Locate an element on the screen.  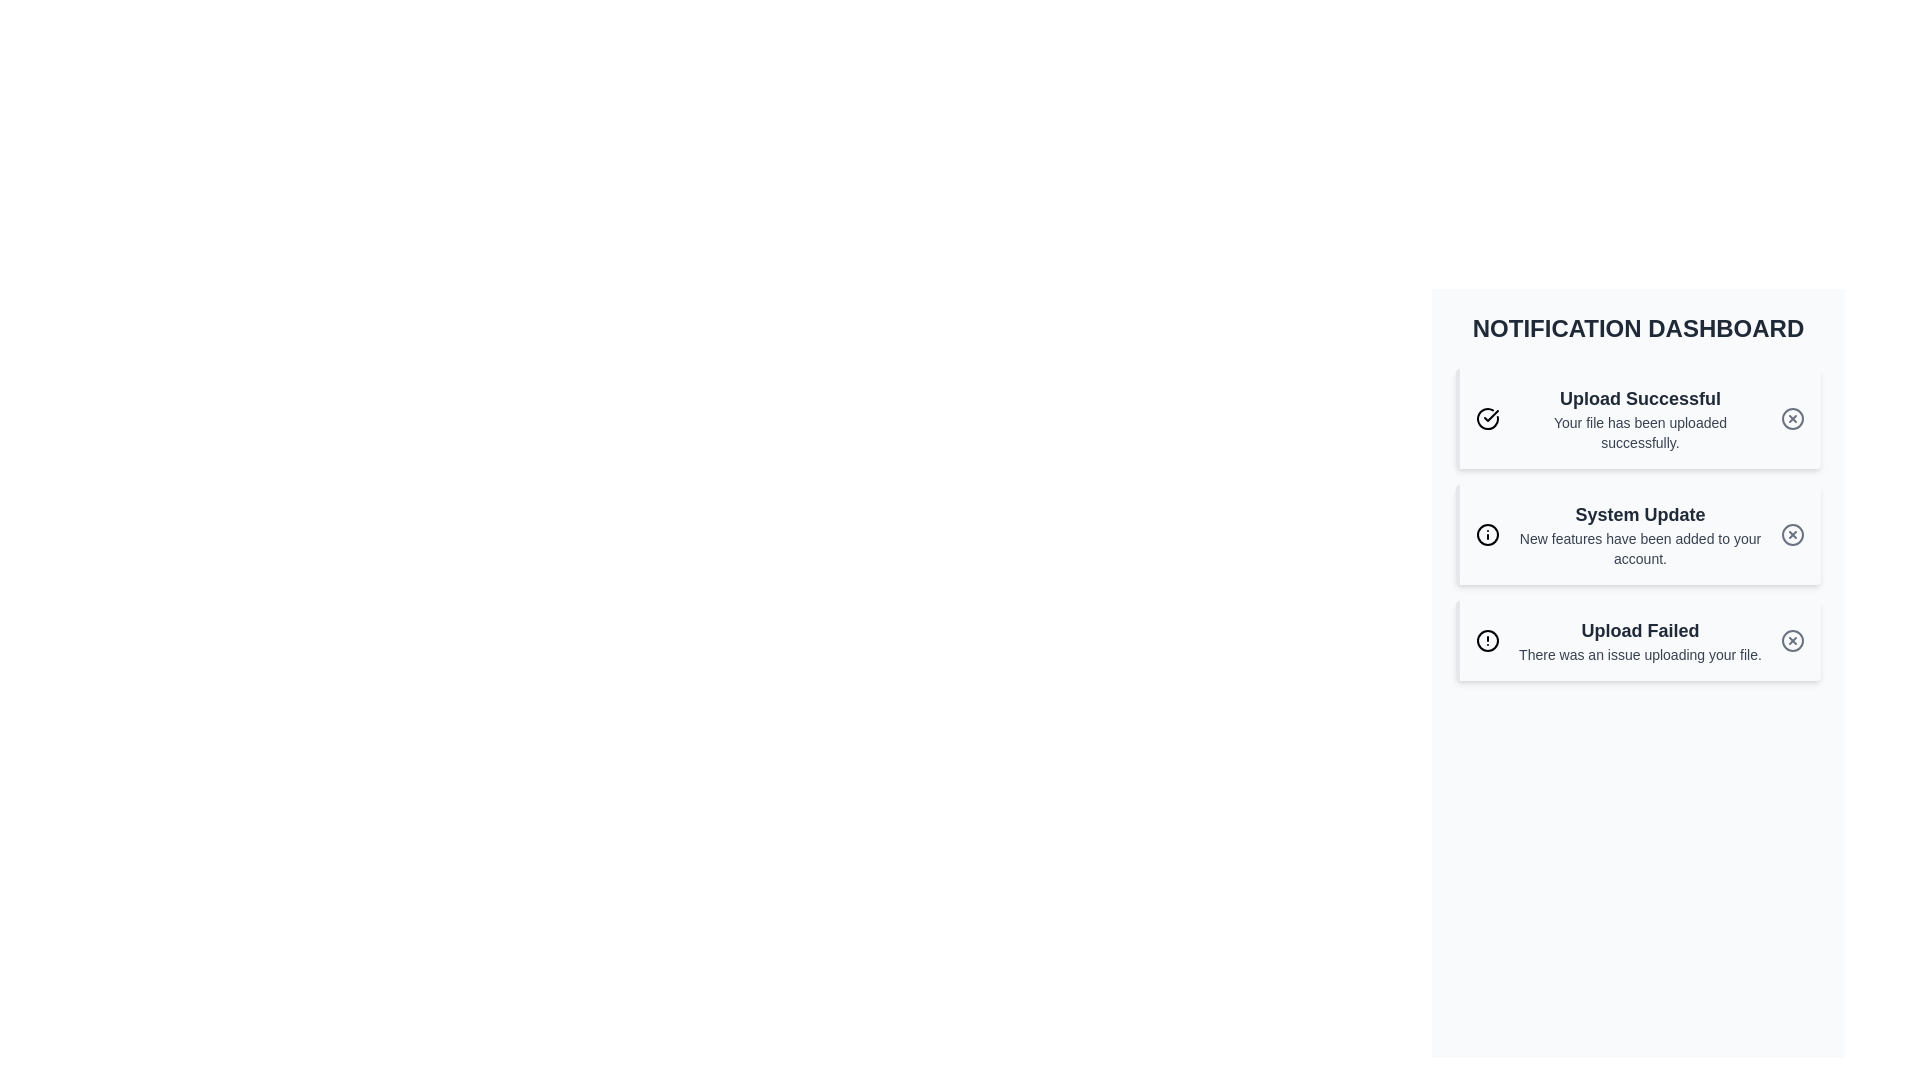
the circular black and white icon representing the system update, located on the left side of the second notification card in the dashboard is located at coordinates (1488, 534).